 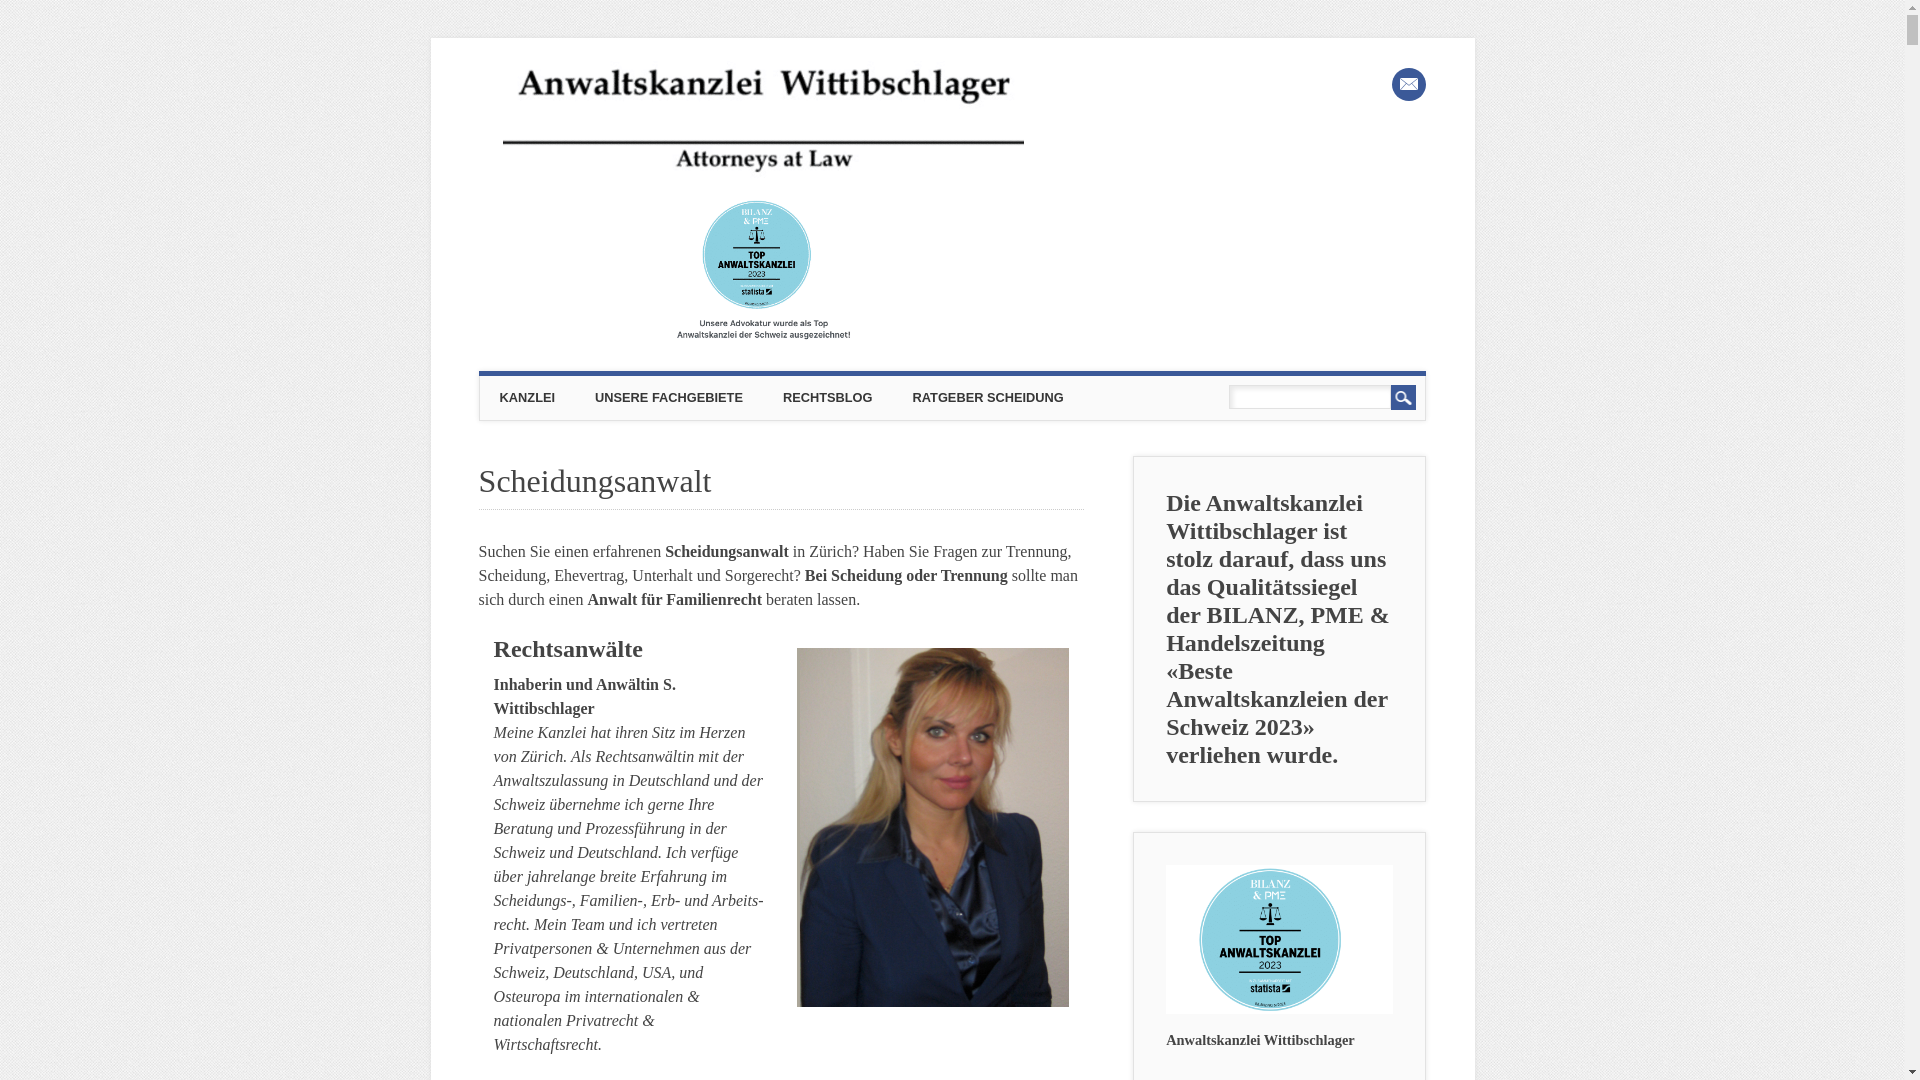 What do you see at coordinates (1408, 83) in the screenshot?
I see `'Email'` at bounding box center [1408, 83].